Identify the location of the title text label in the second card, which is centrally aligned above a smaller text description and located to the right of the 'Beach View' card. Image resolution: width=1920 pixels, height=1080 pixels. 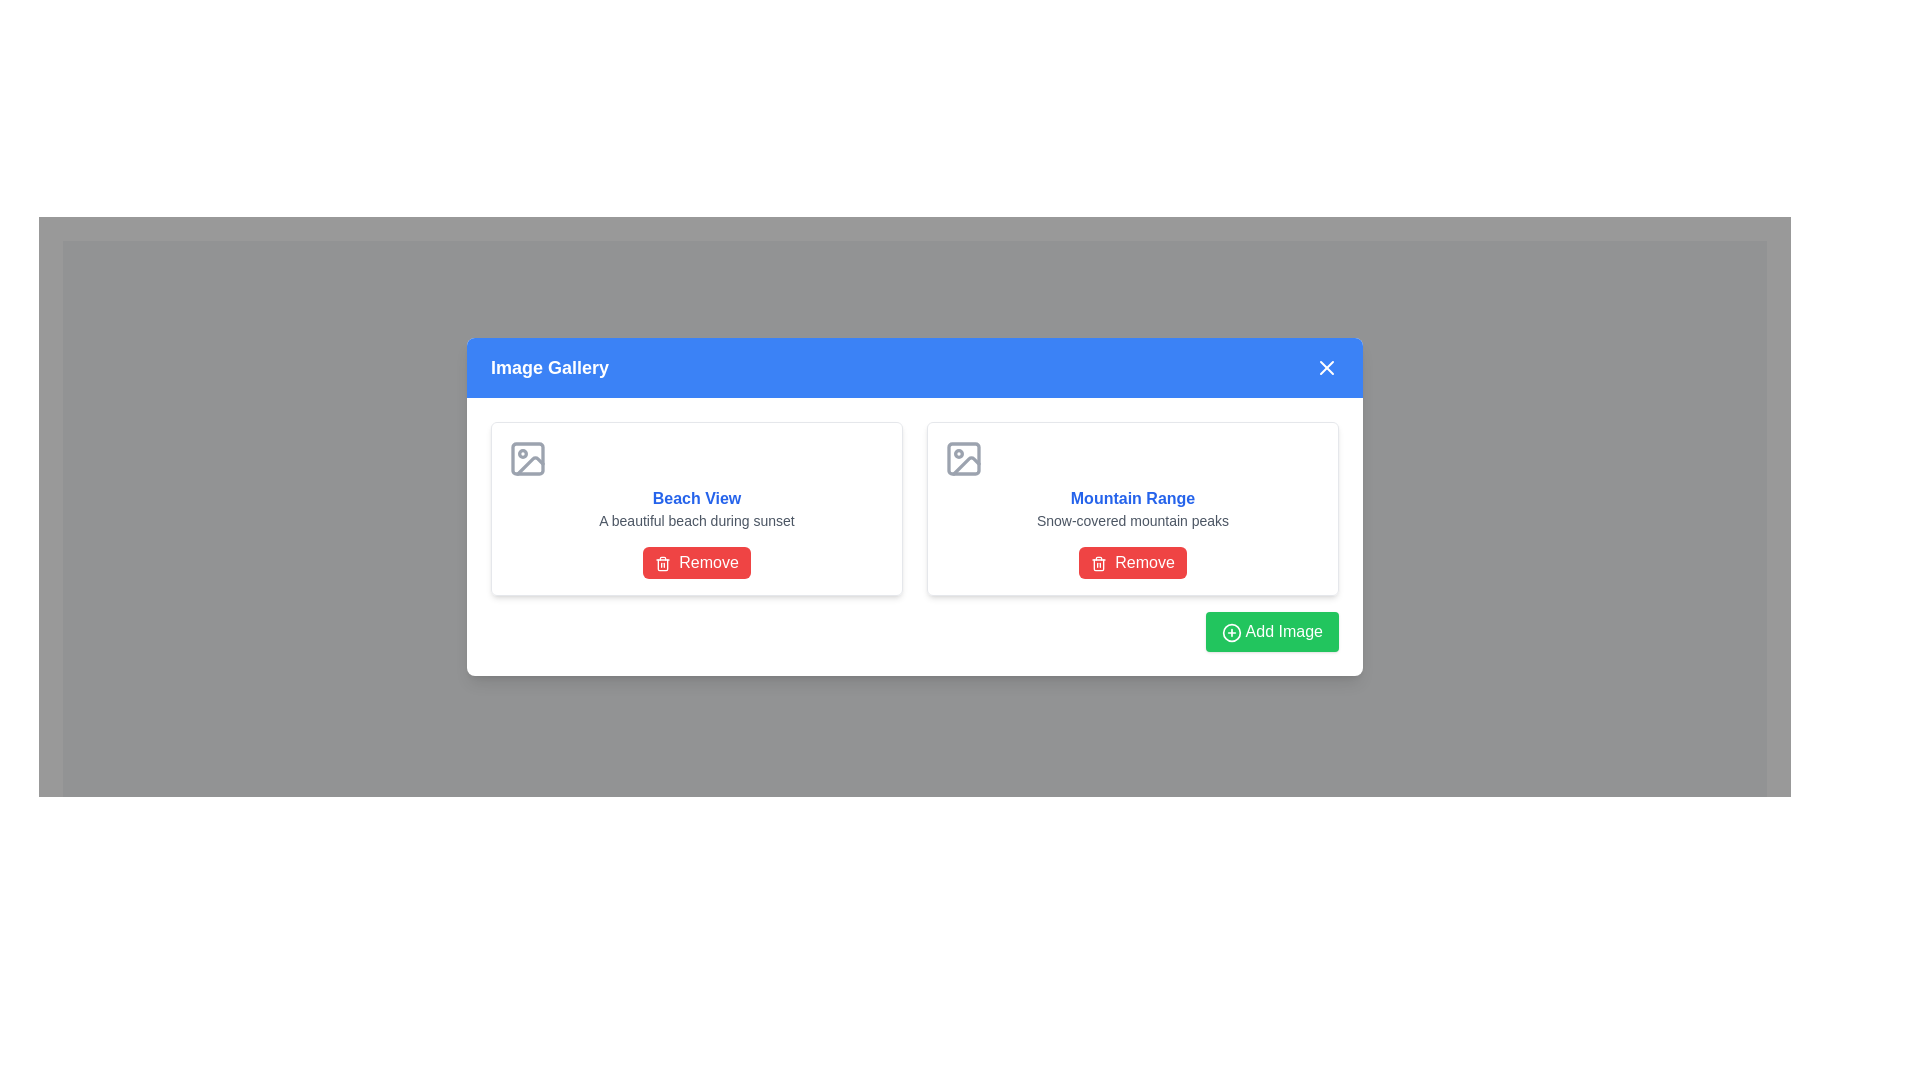
(1132, 497).